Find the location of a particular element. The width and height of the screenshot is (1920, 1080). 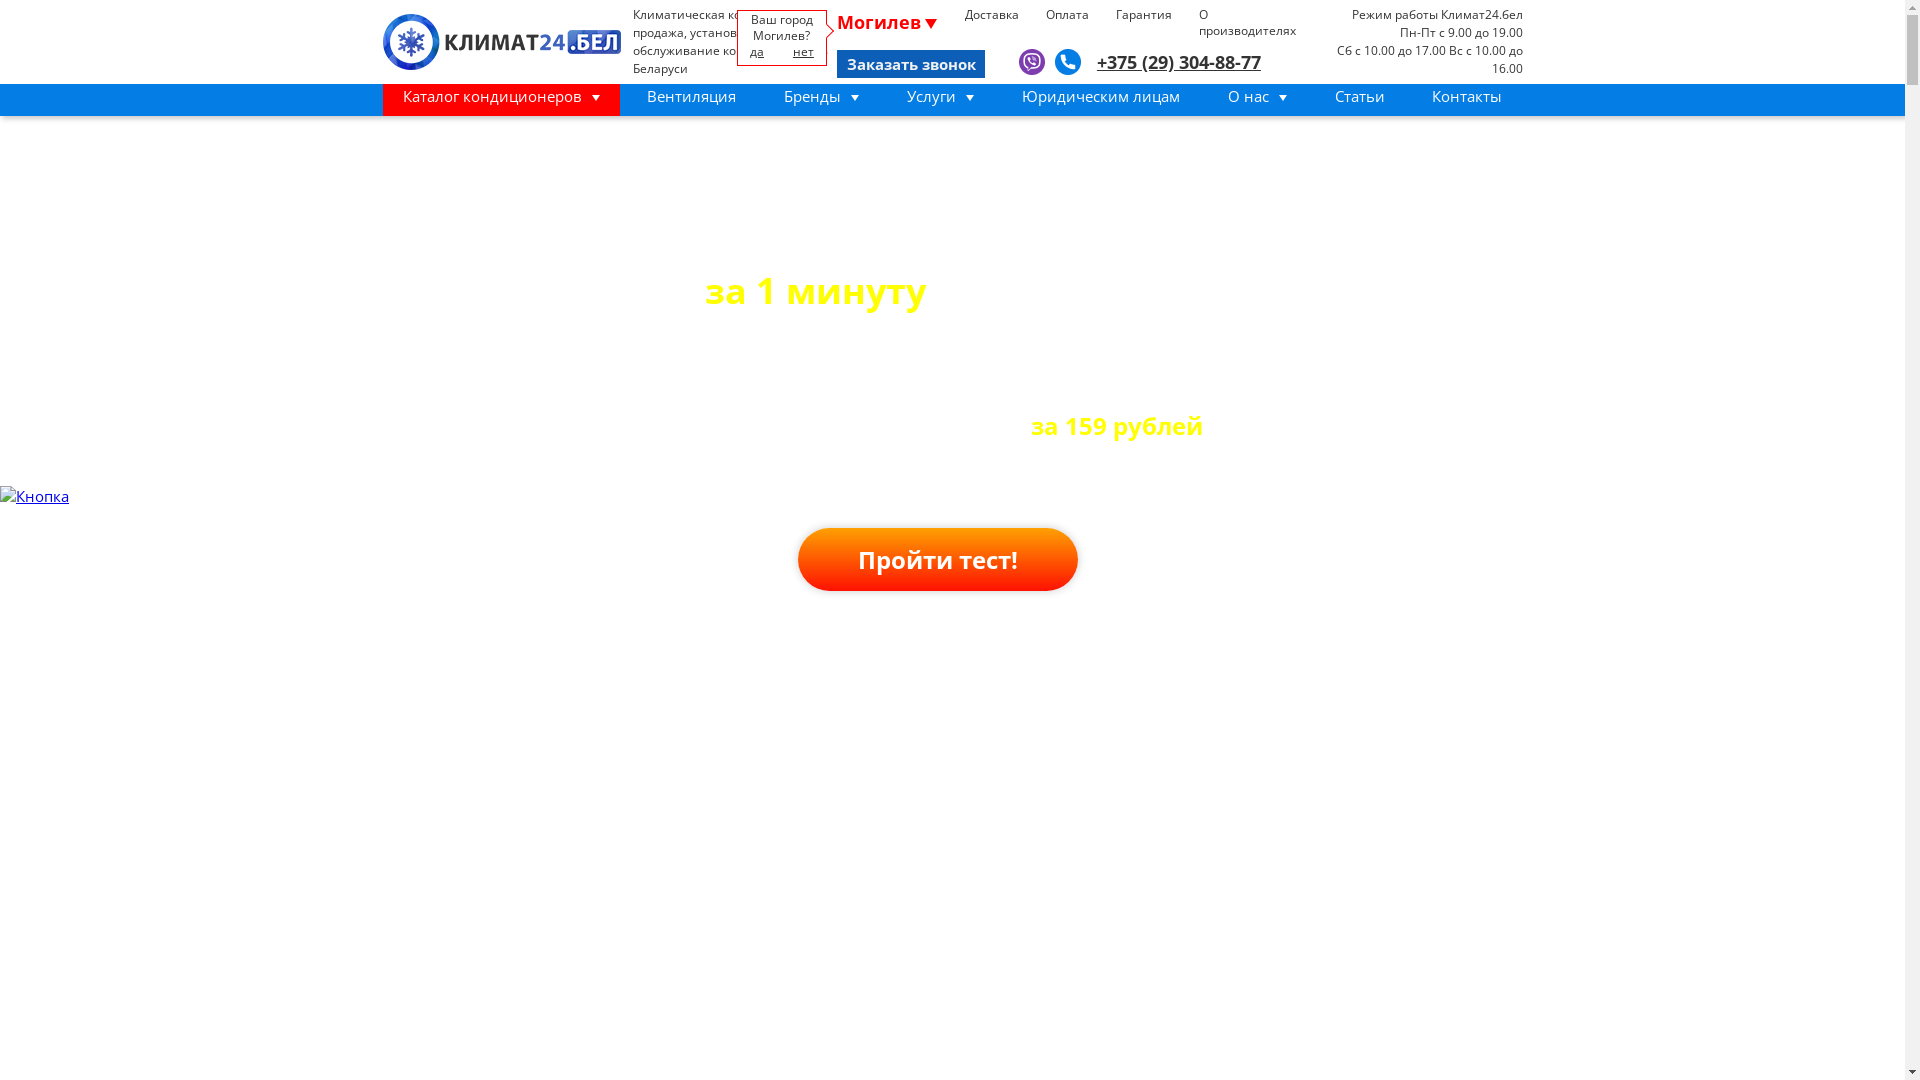

'+375 (29) 304-88-77' is located at coordinates (1096, 61).